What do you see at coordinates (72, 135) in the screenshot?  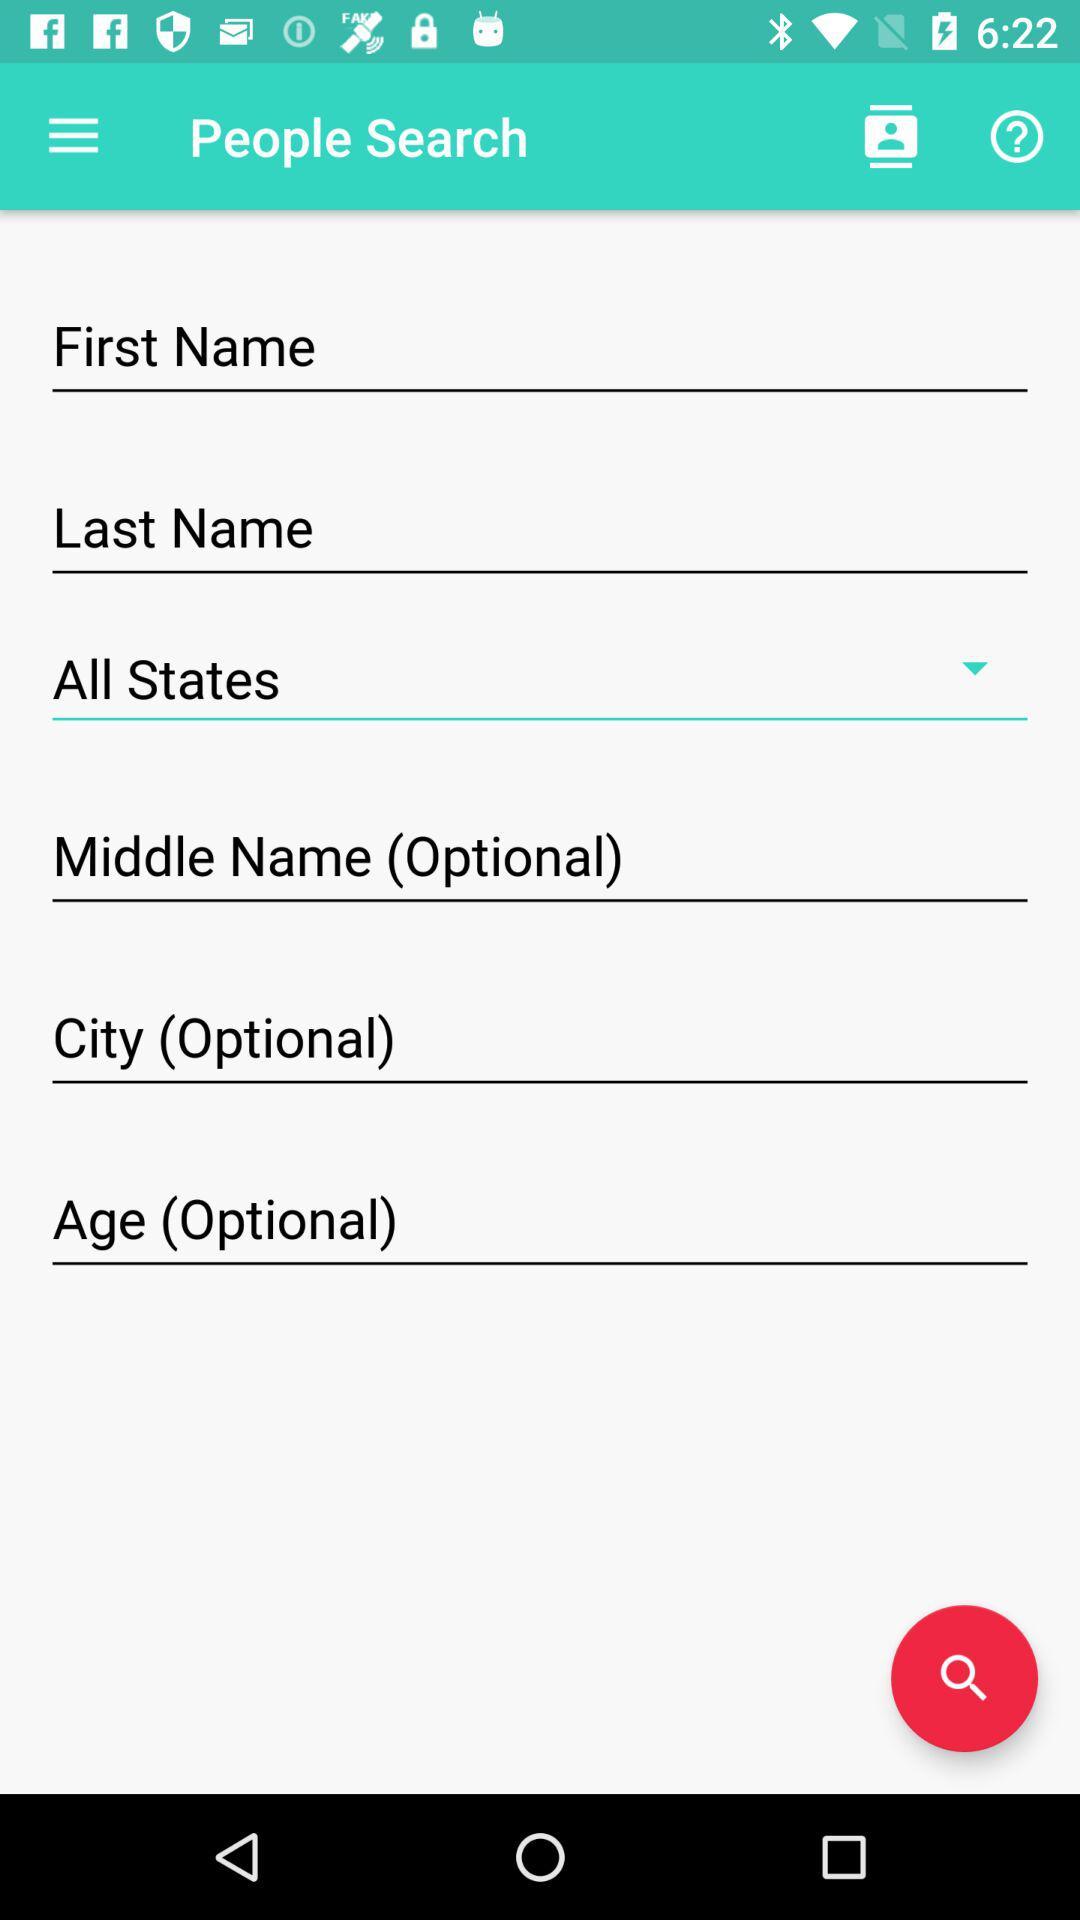 I see `the icon to the left of people search` at bounding box center [72, 135].